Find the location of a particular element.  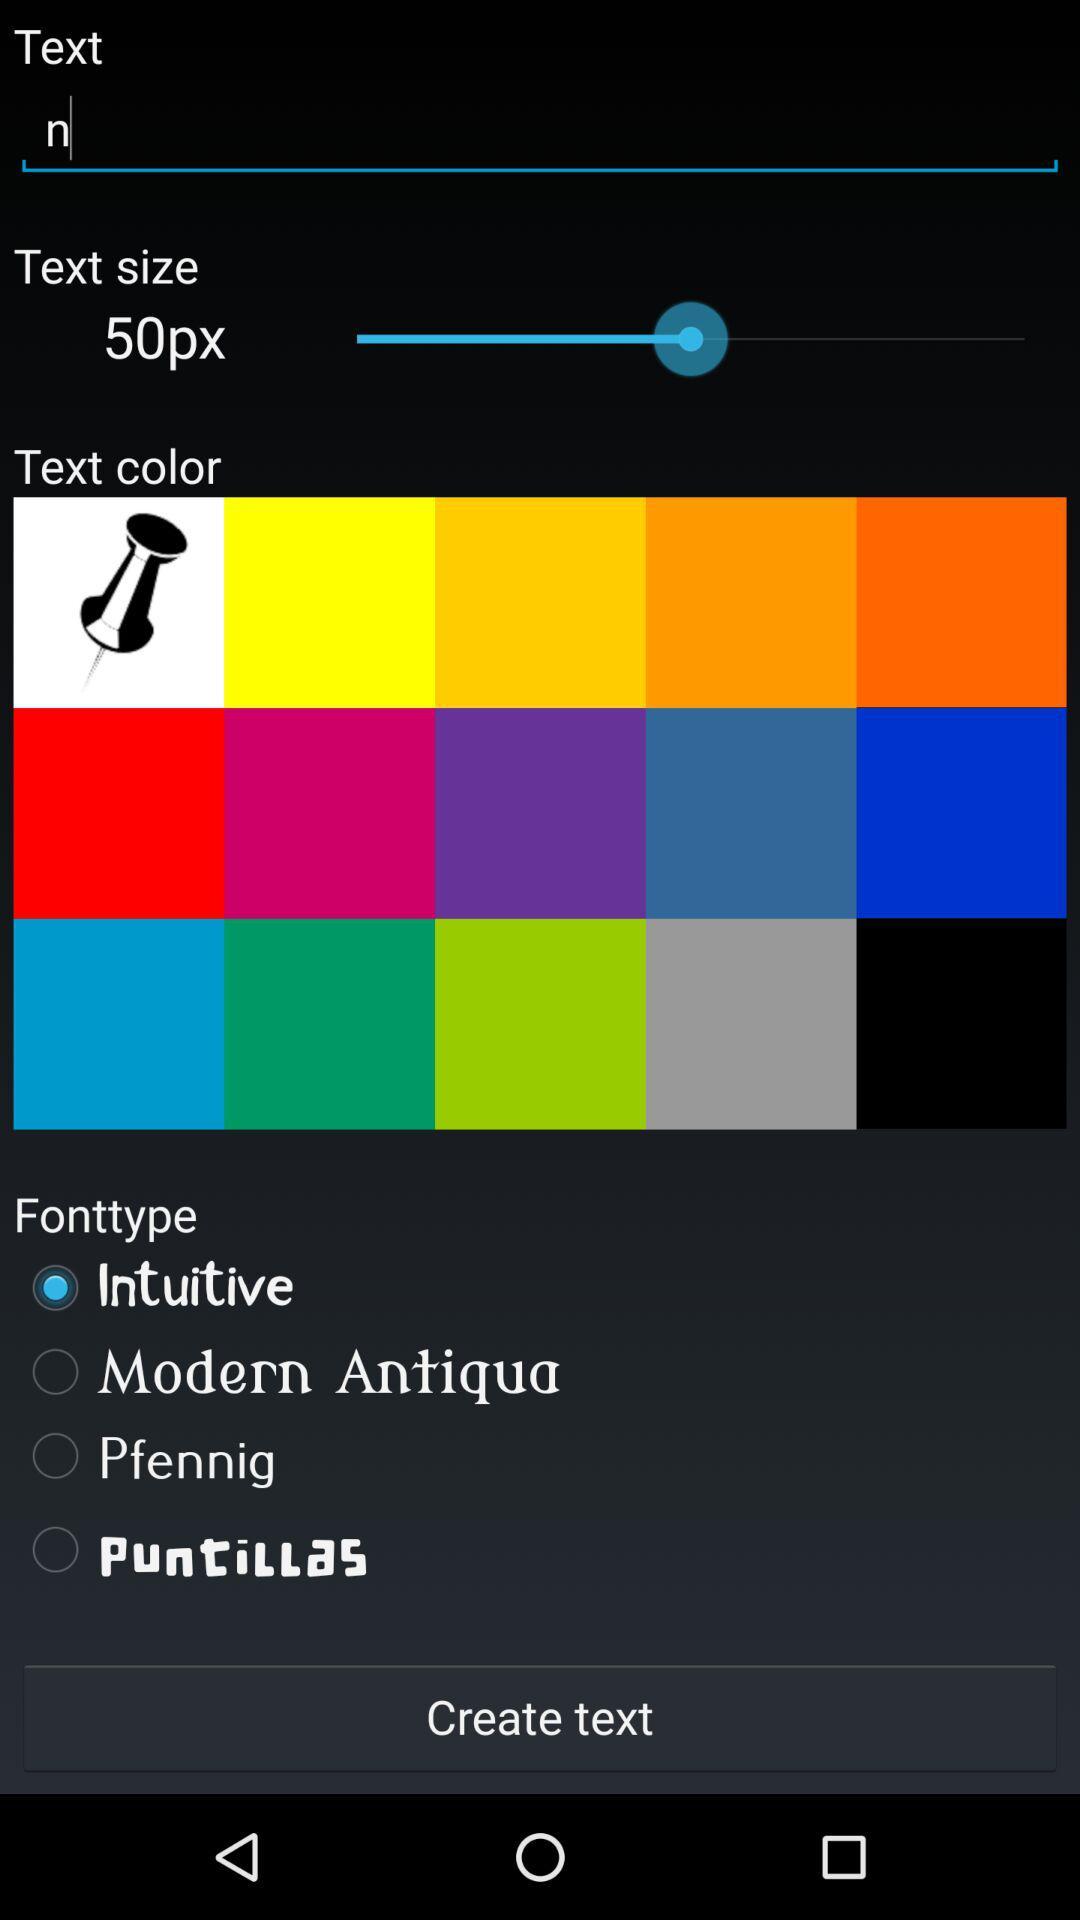

color is located at coordinates (328, 813).